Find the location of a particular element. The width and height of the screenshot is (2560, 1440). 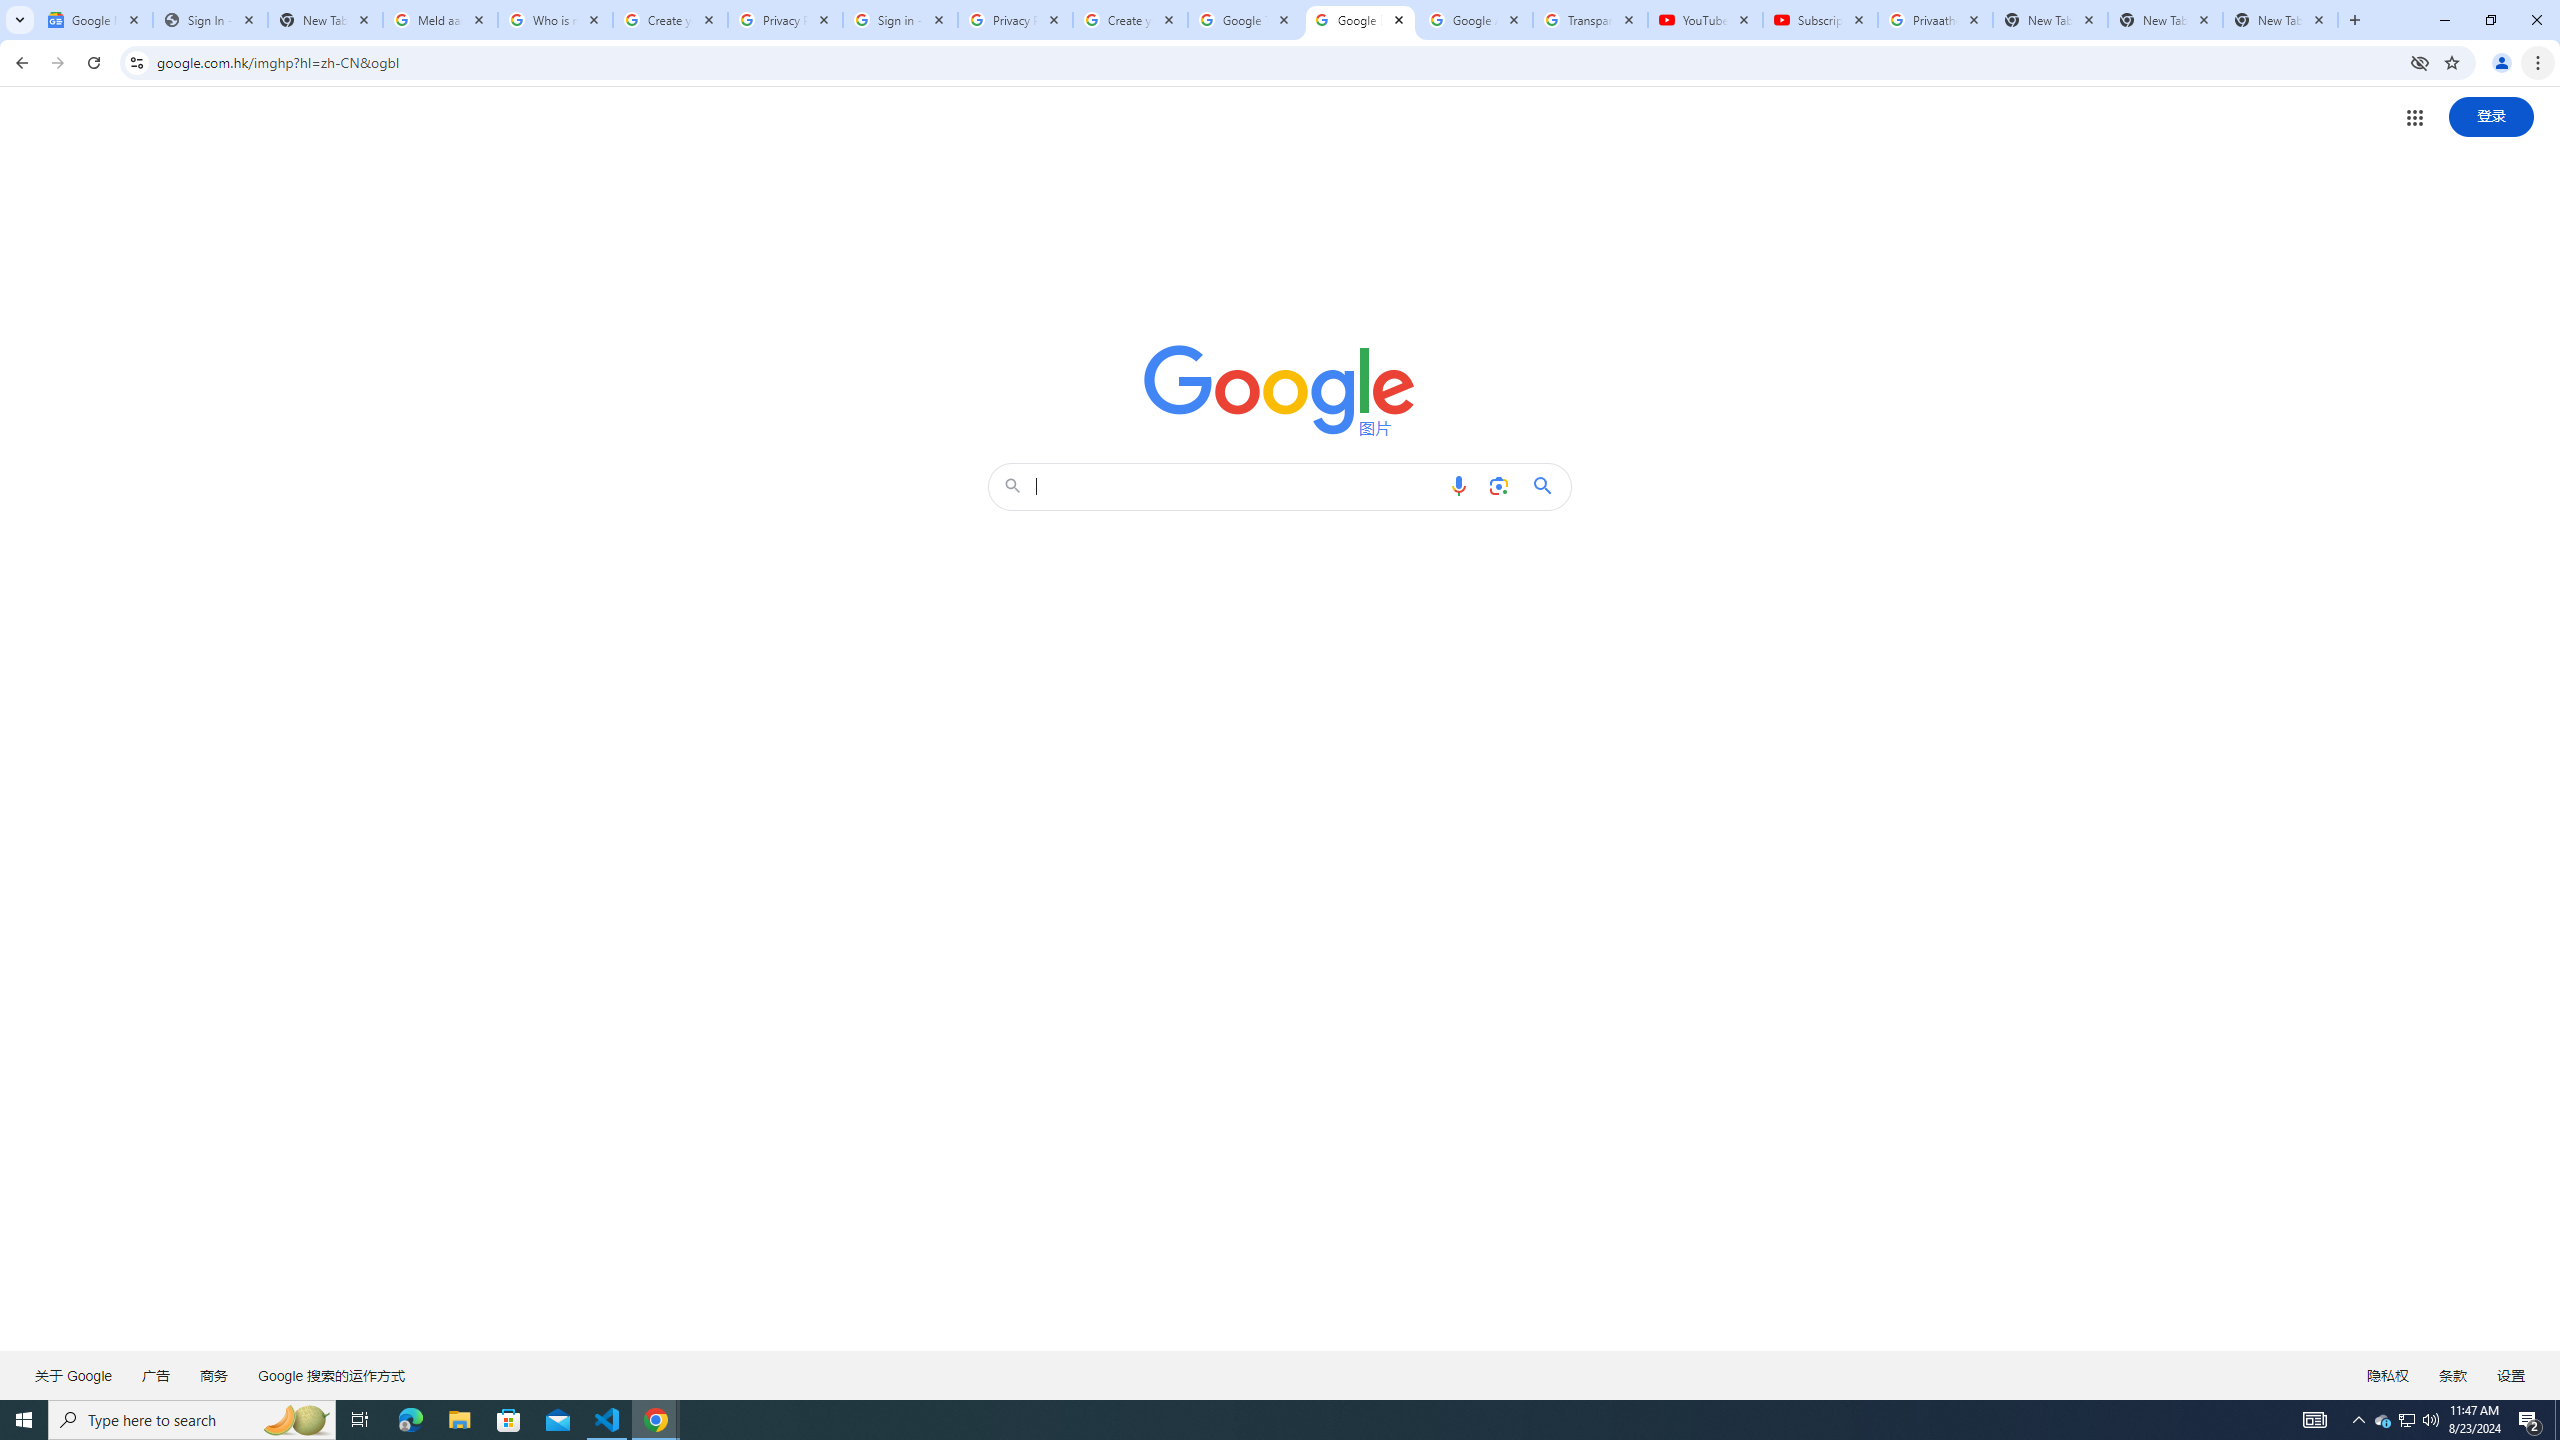

'Subscriptions - YouTube' is located at coordinates (1819, 19).